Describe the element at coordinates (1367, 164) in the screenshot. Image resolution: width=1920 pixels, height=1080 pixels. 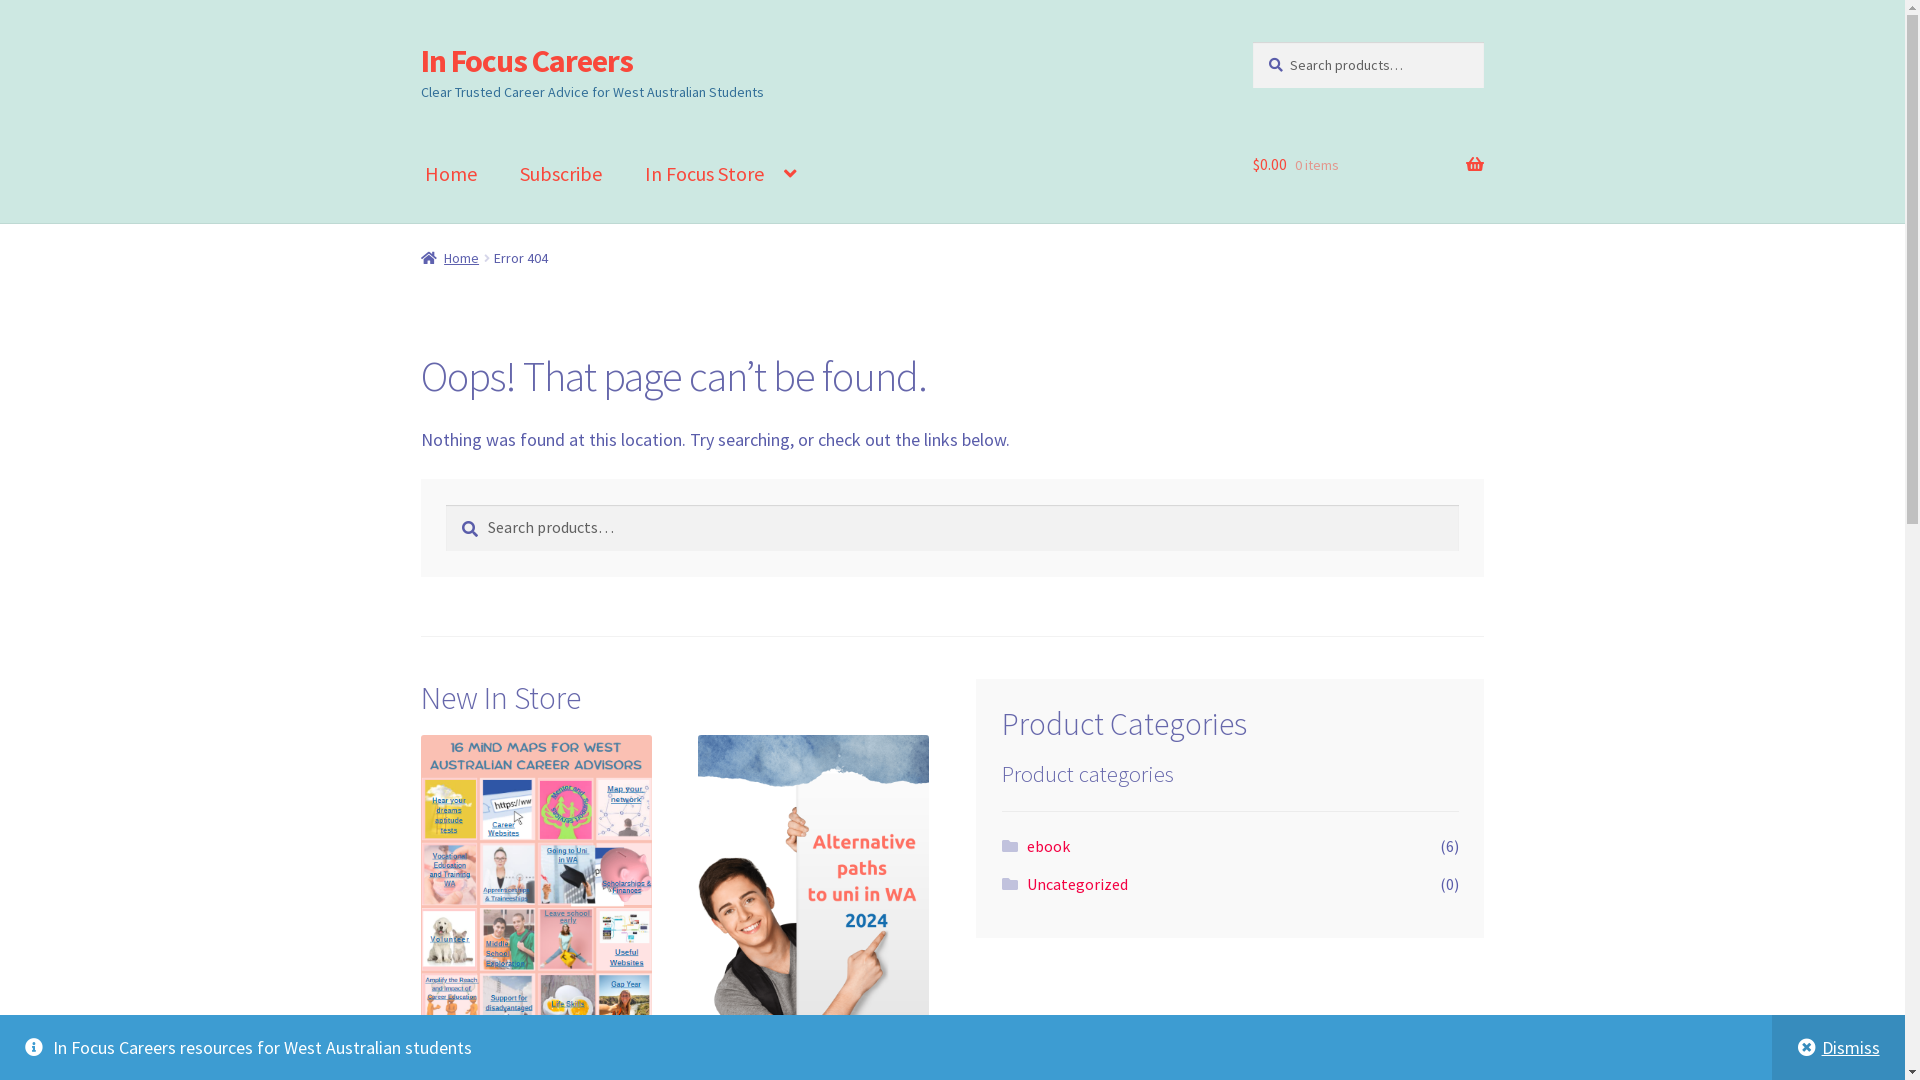
I see `'$0.00 0 items'` at that location.